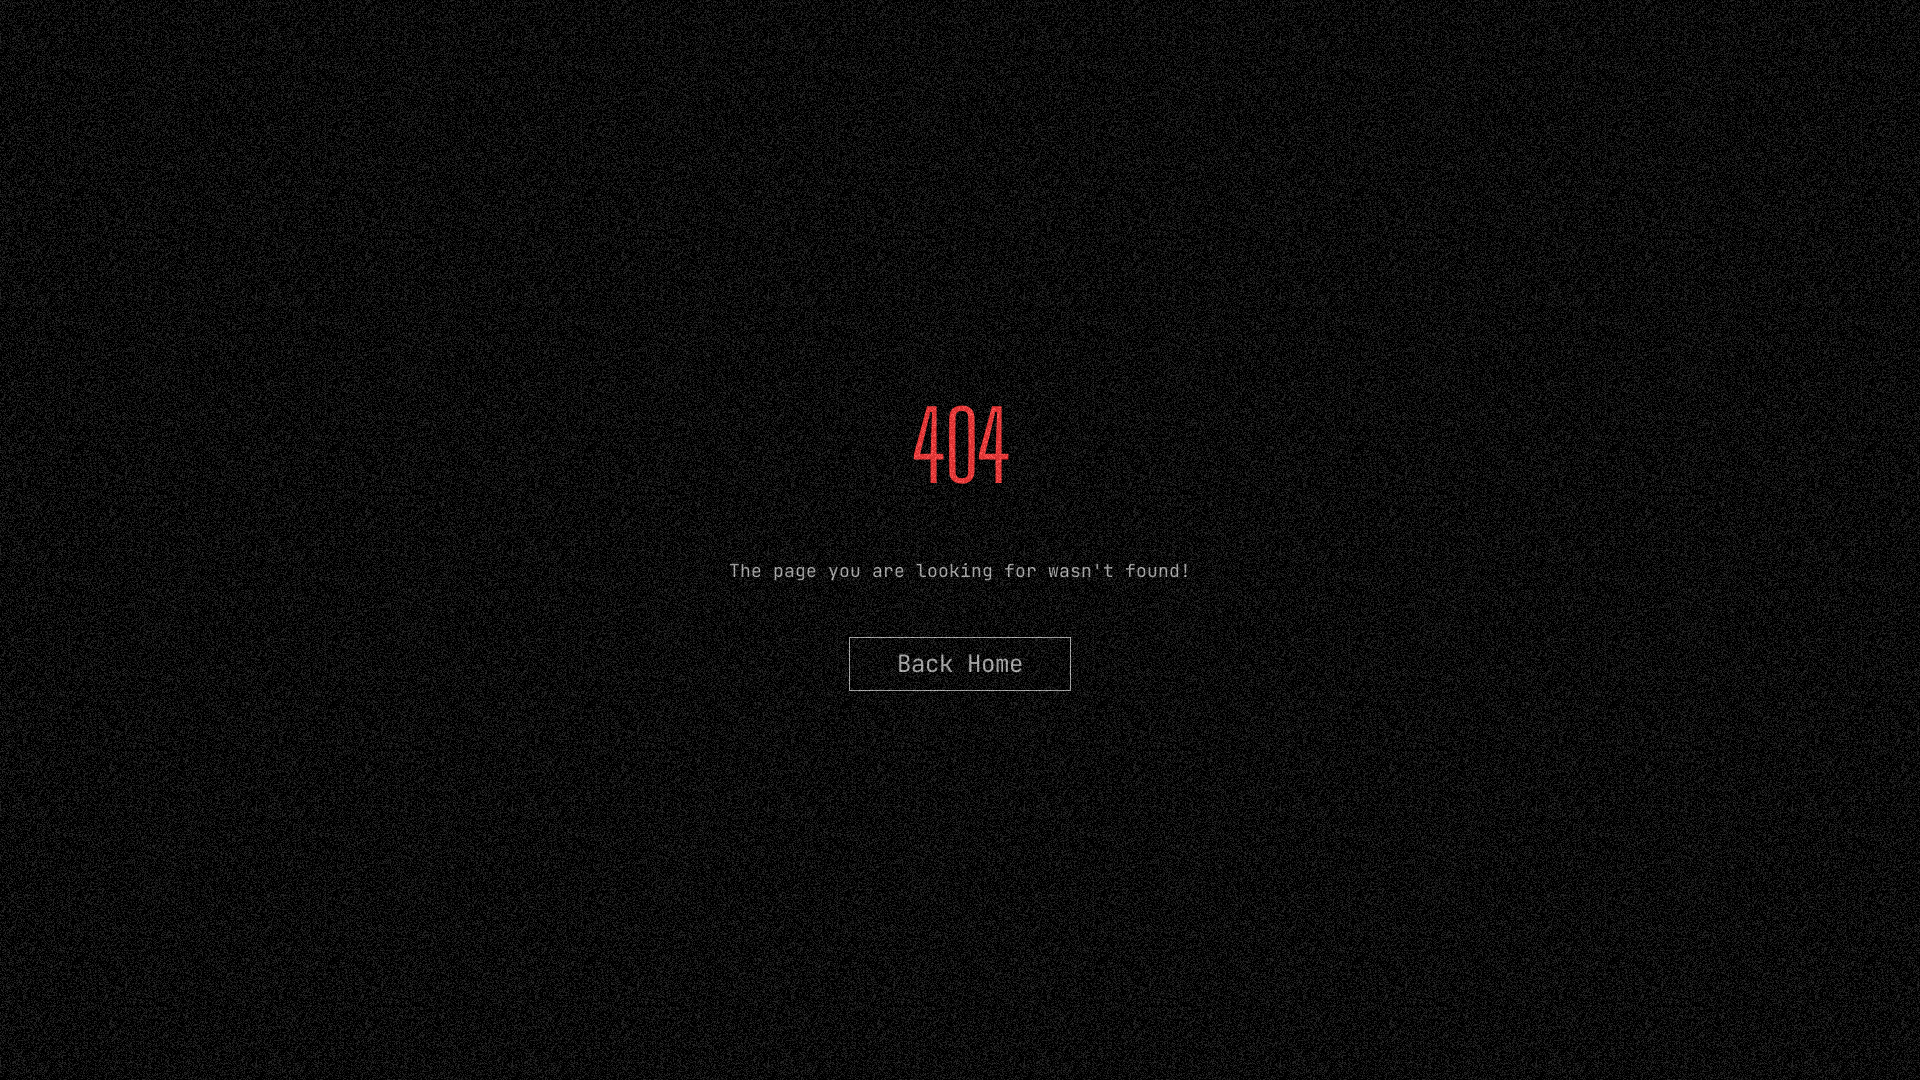  What do you see at coordinates (960, 663) in the screenshot?
I see `'Back Home'` at bounding box center [960, 663].